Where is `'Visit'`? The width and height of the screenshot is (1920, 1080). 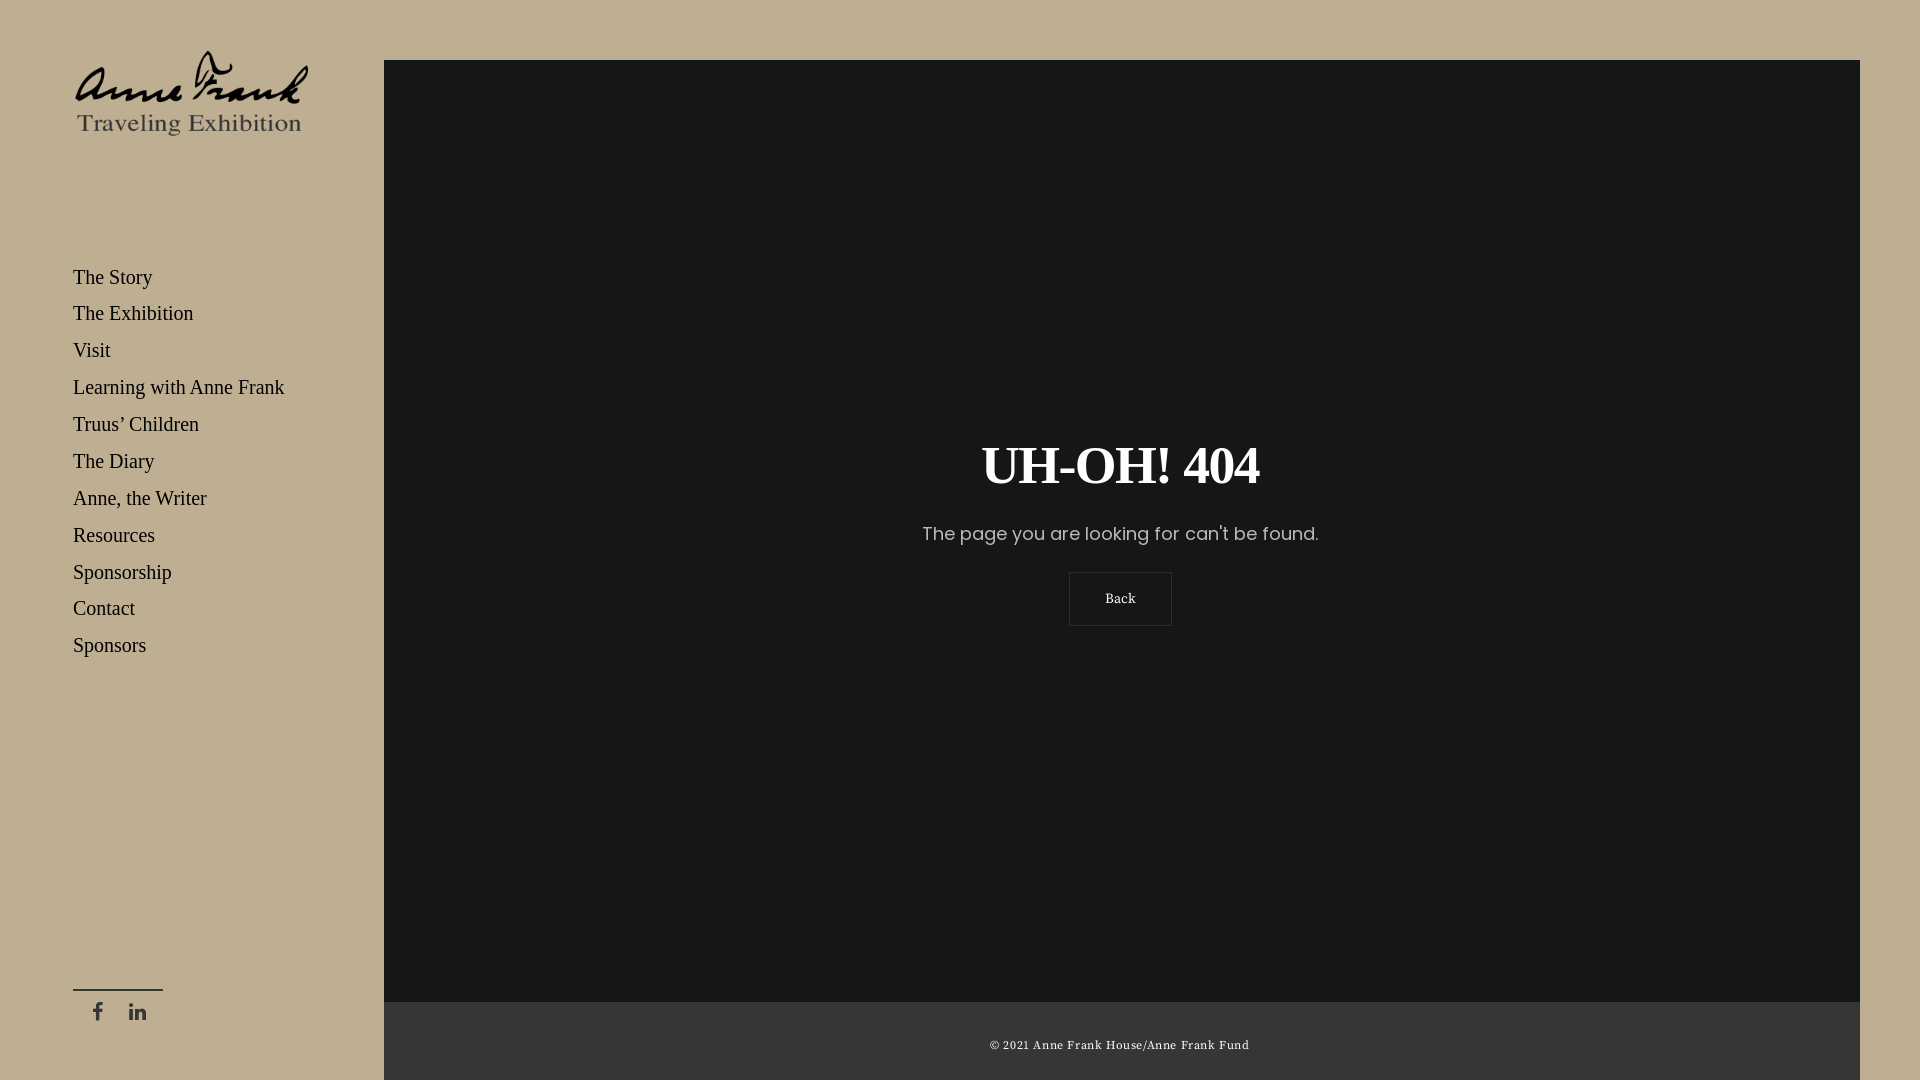
'Visit' is located at coordinates (192, 349).